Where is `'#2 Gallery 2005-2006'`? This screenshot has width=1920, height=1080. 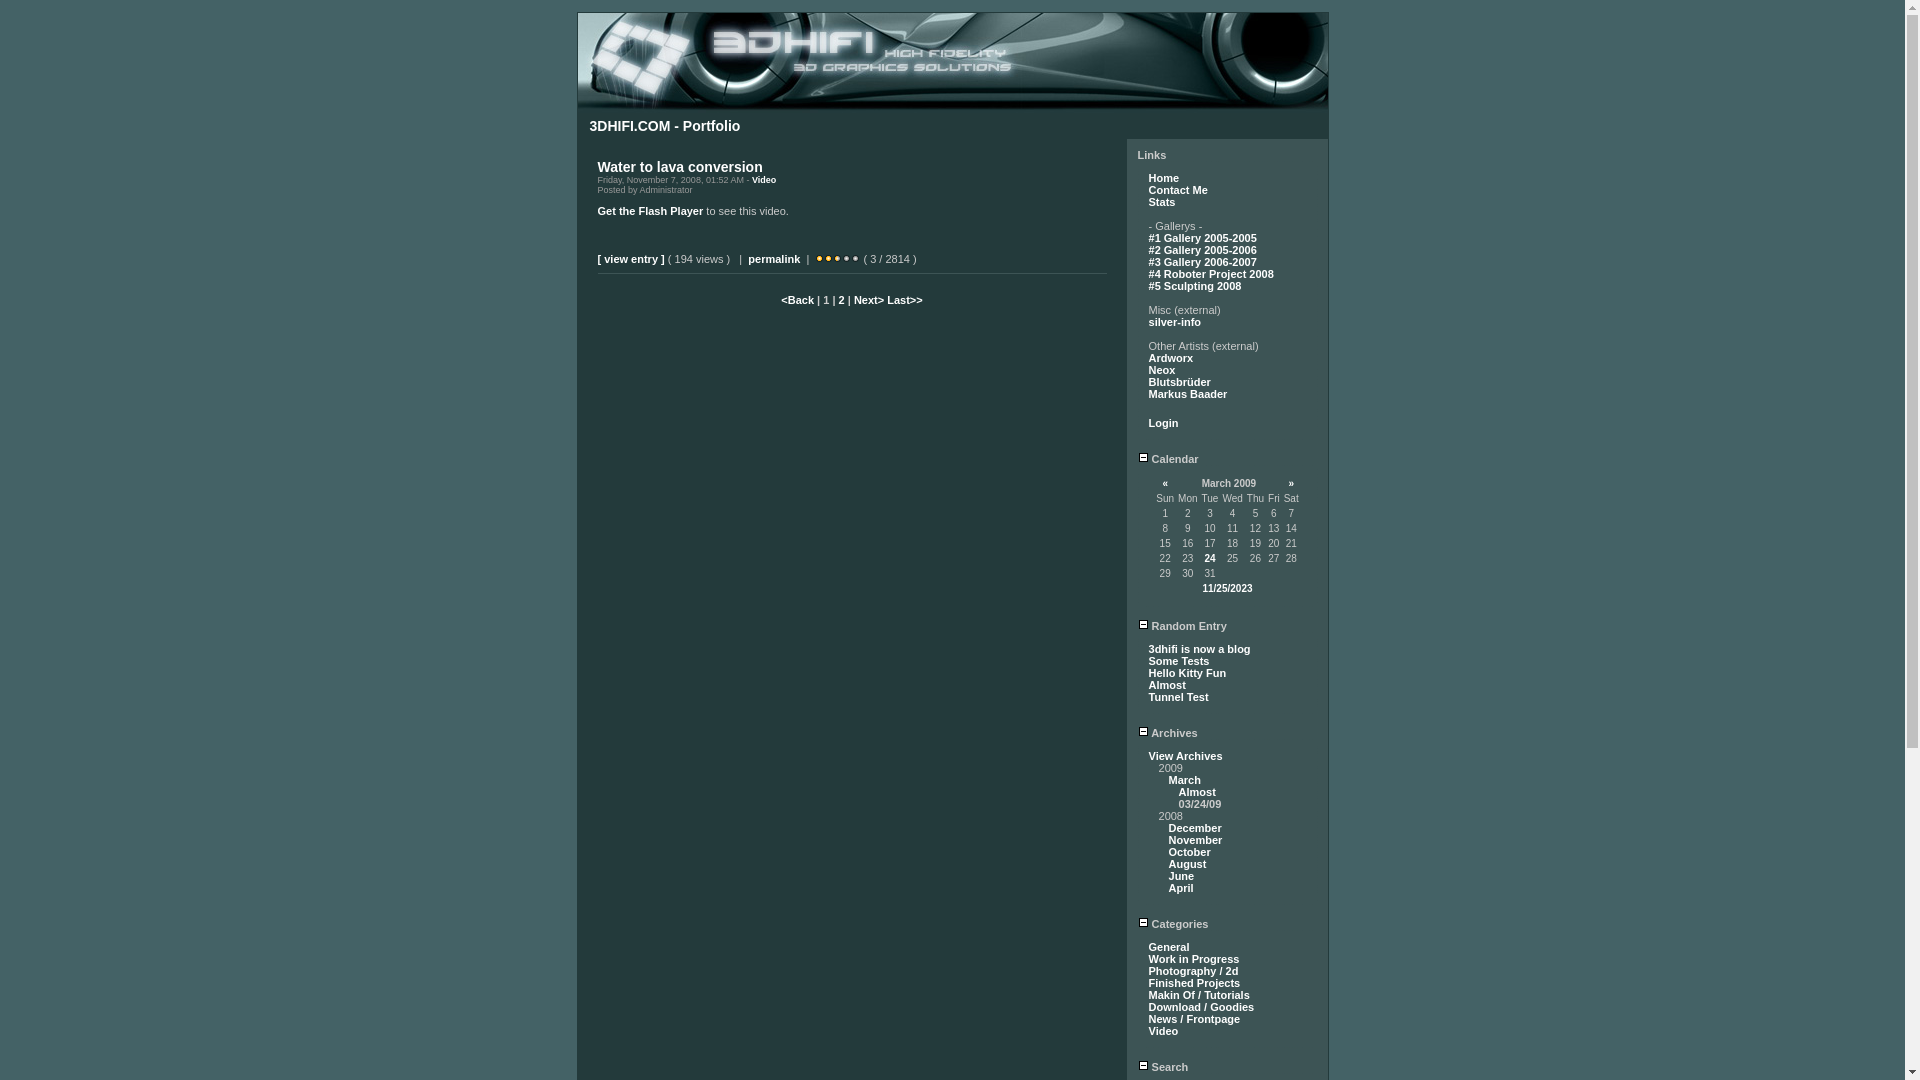 '#2 Gallery 2005-2006' is located at coordinates (1202, 249).